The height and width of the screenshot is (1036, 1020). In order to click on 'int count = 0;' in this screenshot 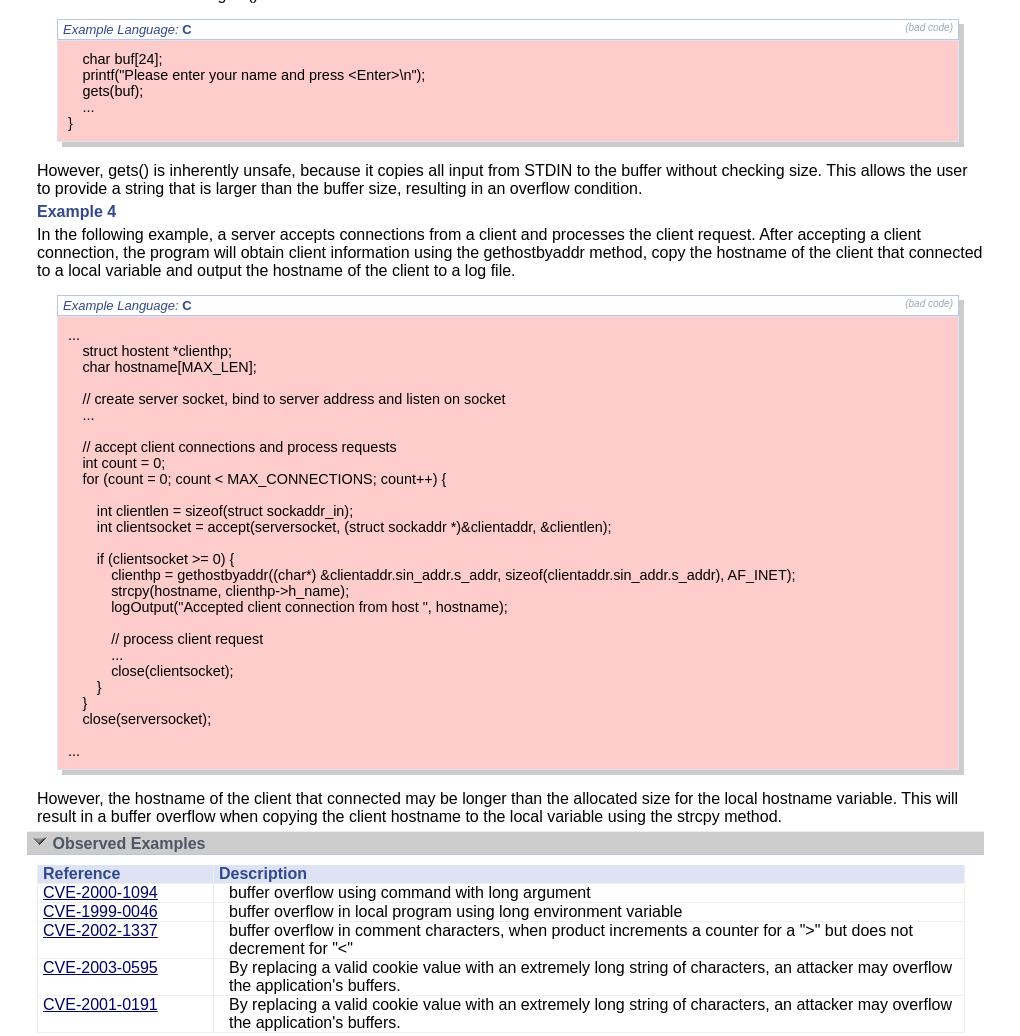, I will do `click(122, 462)`.